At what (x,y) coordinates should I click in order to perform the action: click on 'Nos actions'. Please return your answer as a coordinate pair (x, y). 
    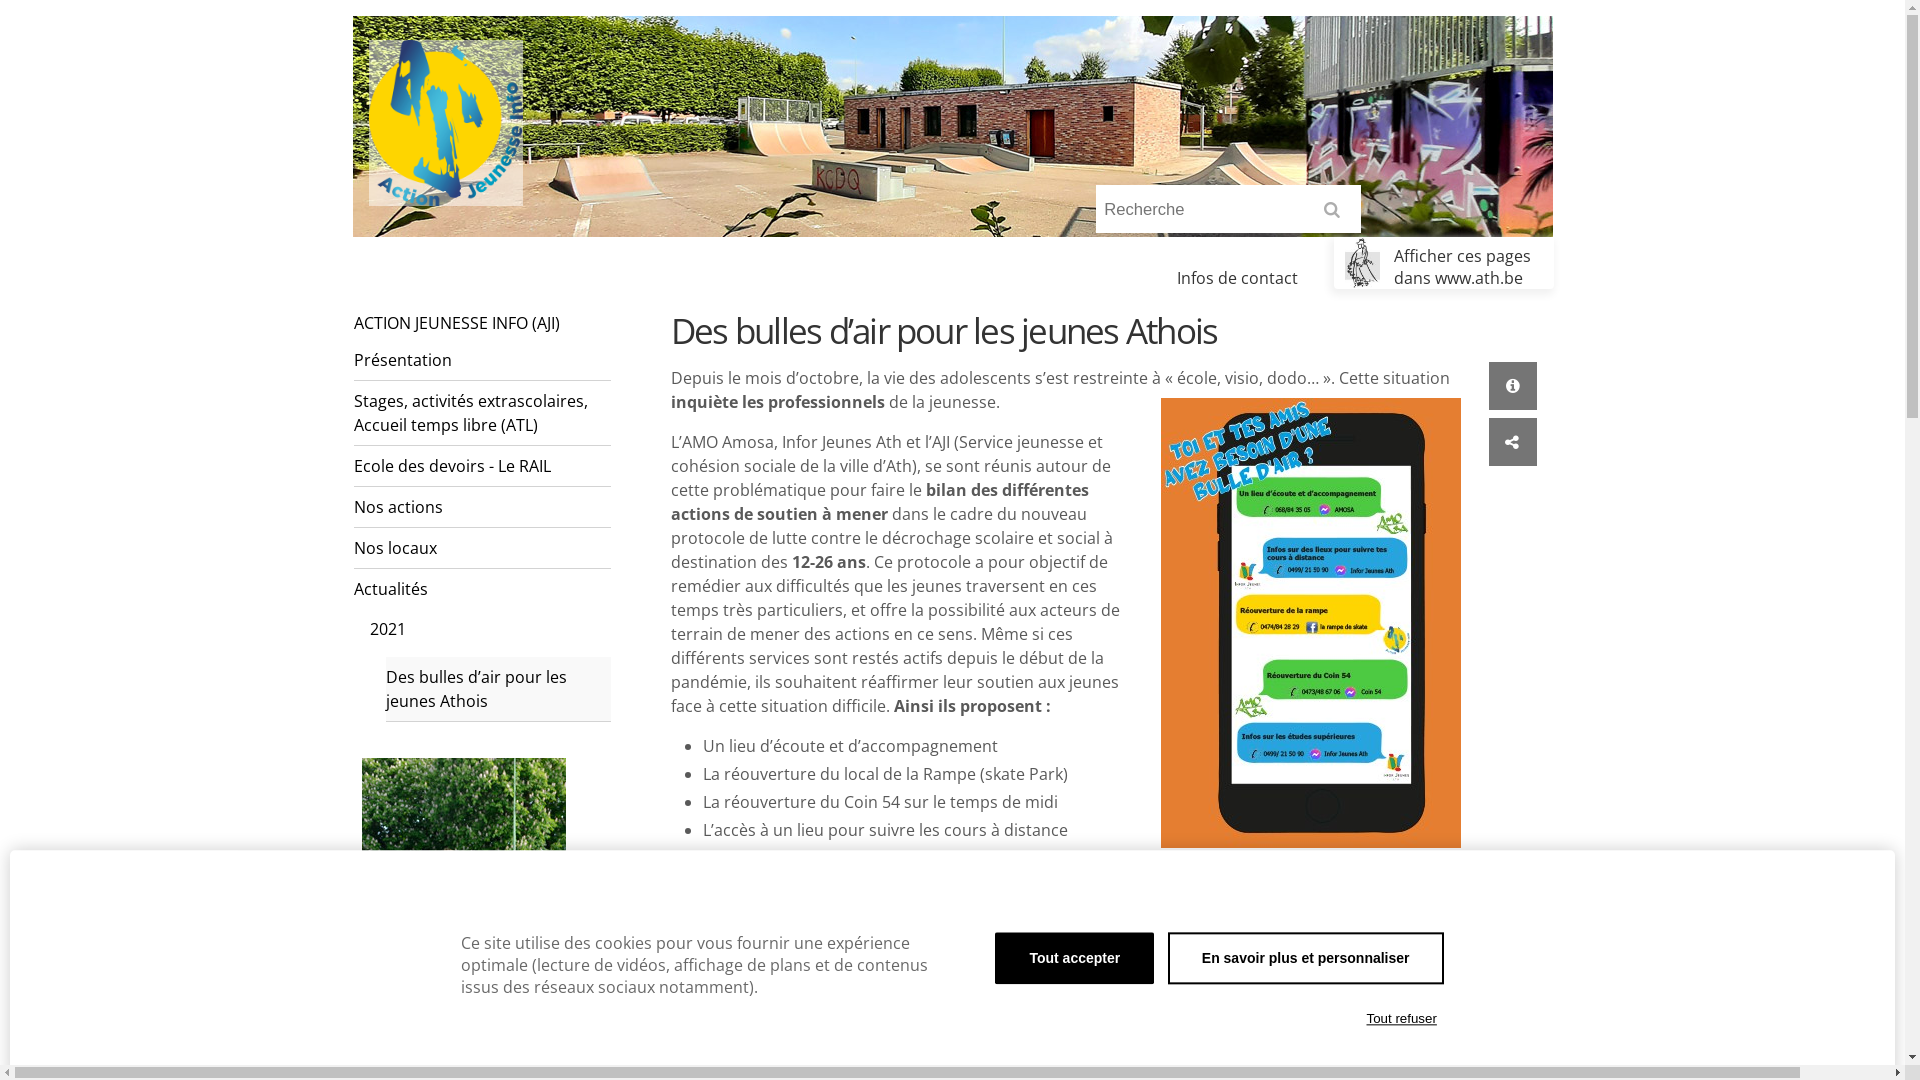
    Looking at the image, I should click on (481, 506).